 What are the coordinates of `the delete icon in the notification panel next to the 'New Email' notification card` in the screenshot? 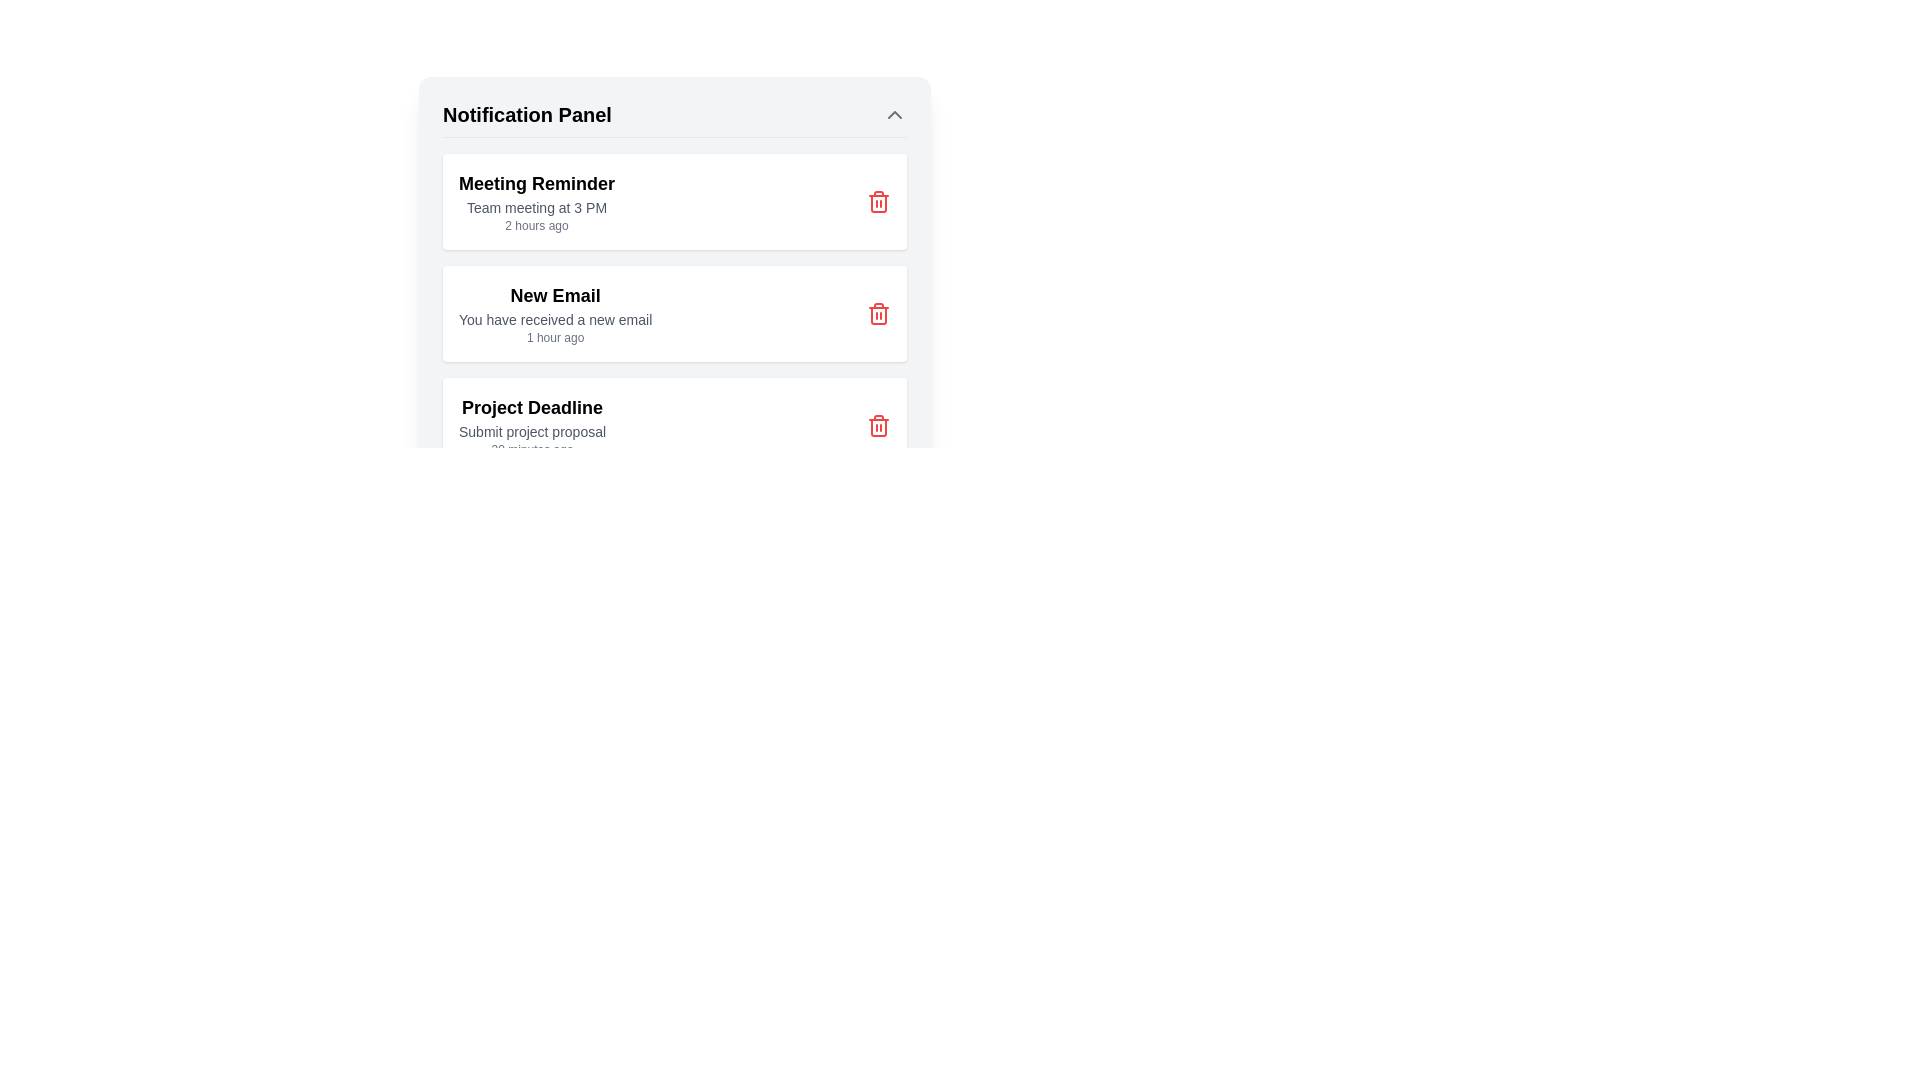 It's located at (878, 313).